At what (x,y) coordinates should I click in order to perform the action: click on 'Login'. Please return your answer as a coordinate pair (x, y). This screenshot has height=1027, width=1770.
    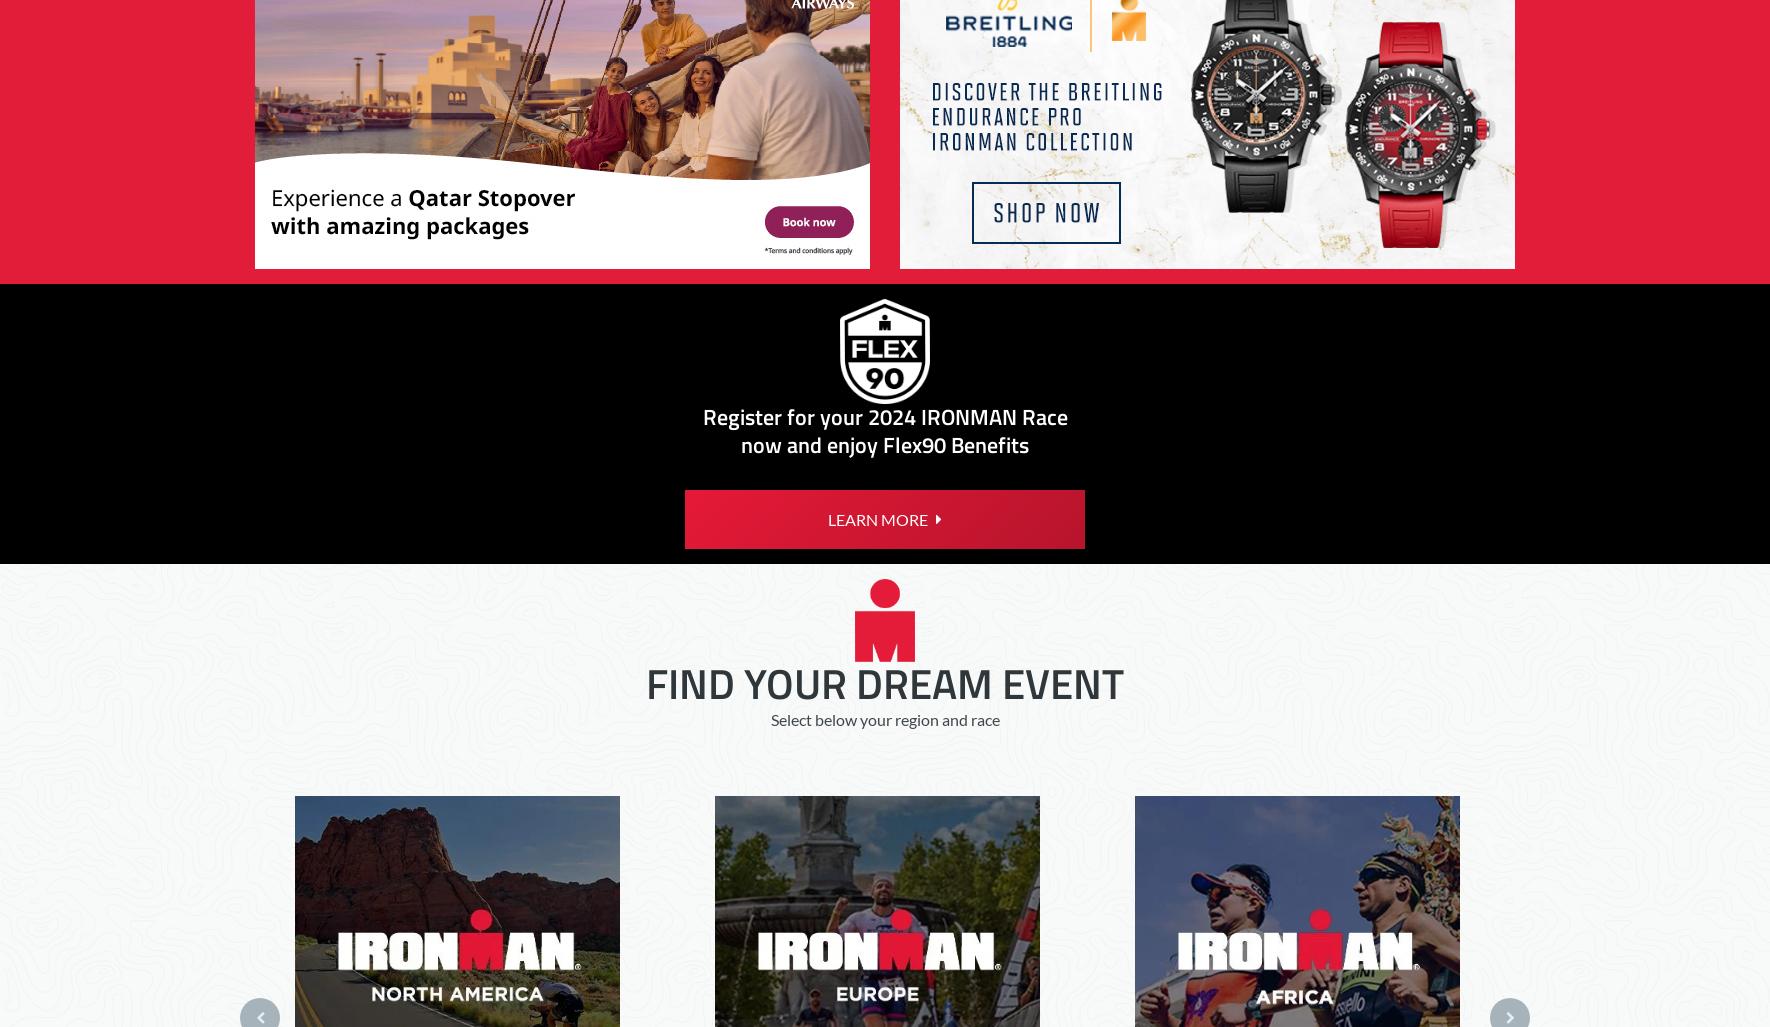
    Looking at the image, I should click on (1218, 181).